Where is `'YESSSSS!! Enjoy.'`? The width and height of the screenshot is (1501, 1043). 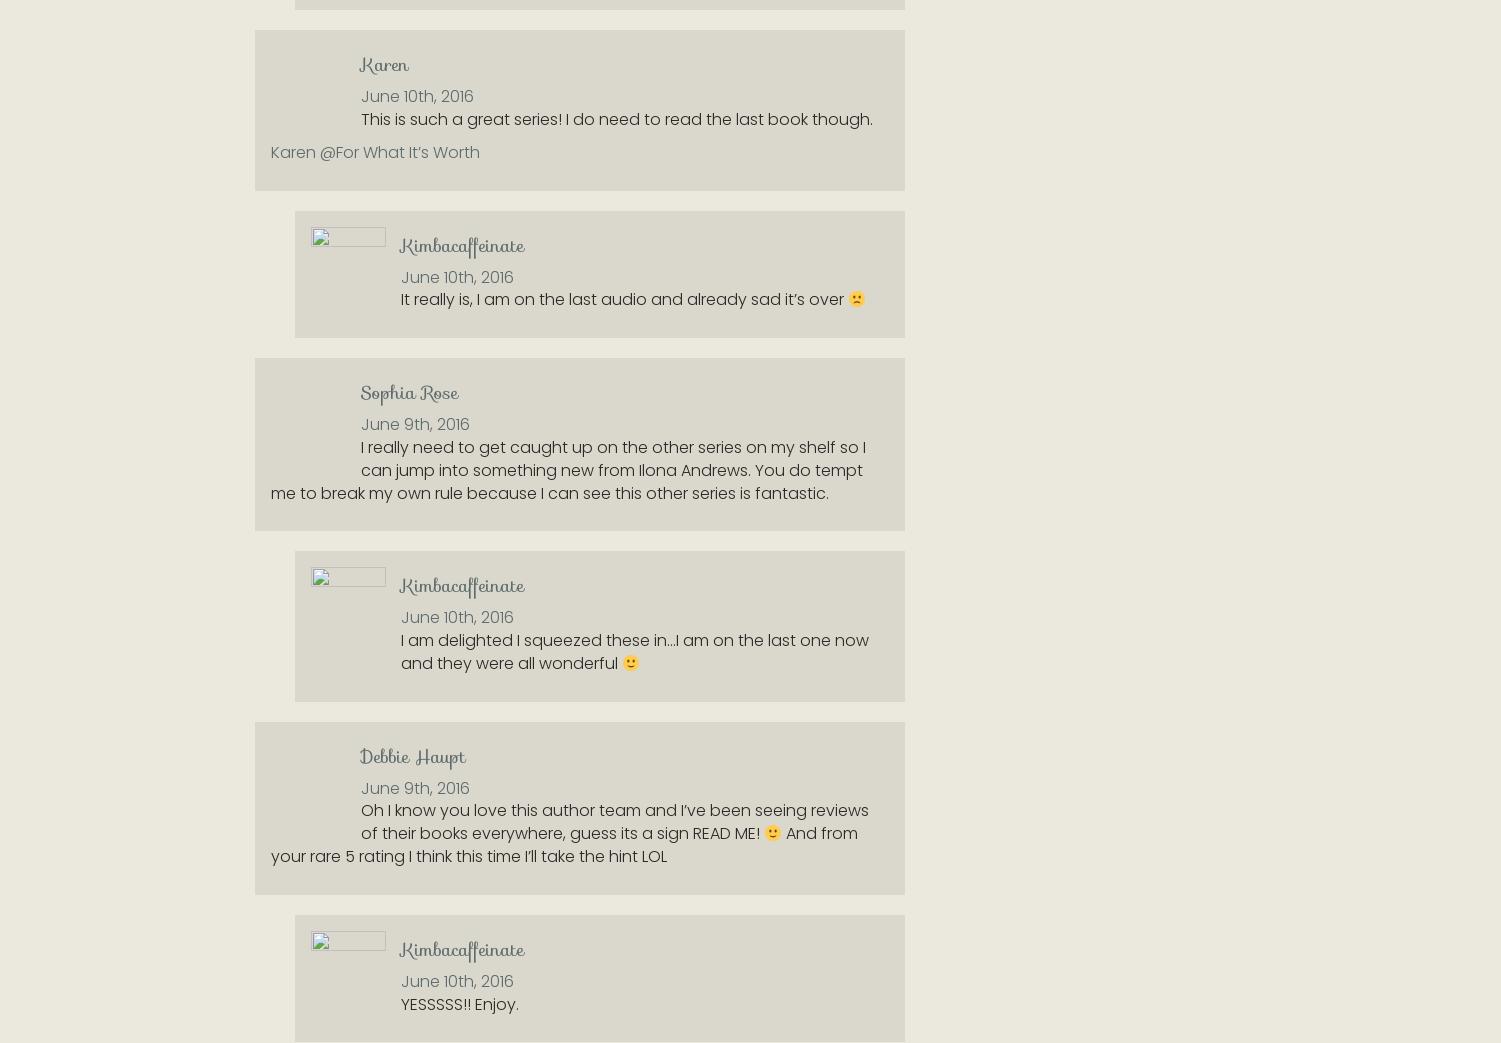
'YESSSSS!! Enjoy.' is located at coordinates (460, 1003).